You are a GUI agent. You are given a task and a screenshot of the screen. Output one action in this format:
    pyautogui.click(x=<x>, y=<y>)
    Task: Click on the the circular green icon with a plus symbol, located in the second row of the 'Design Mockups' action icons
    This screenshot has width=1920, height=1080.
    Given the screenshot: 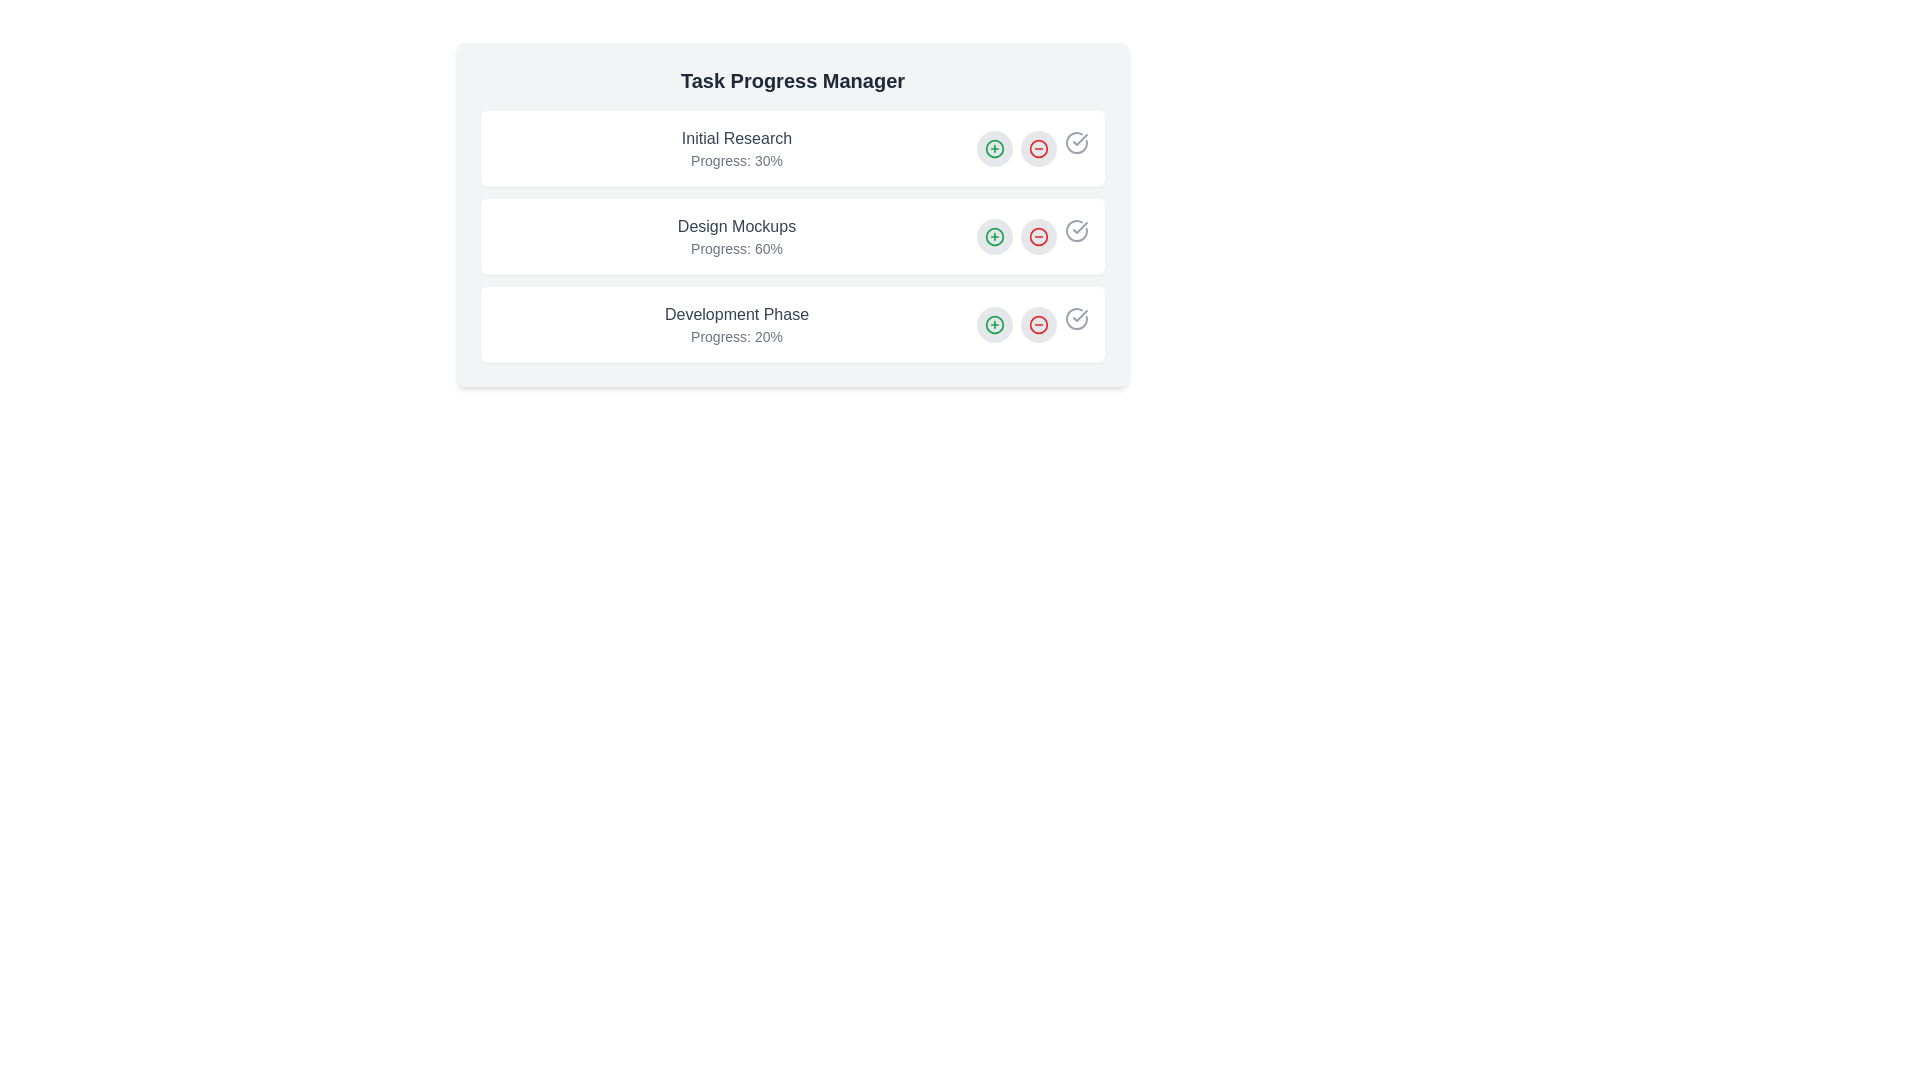 What is the action you would take?
    pyautogui.click(x=994, y=148)
    